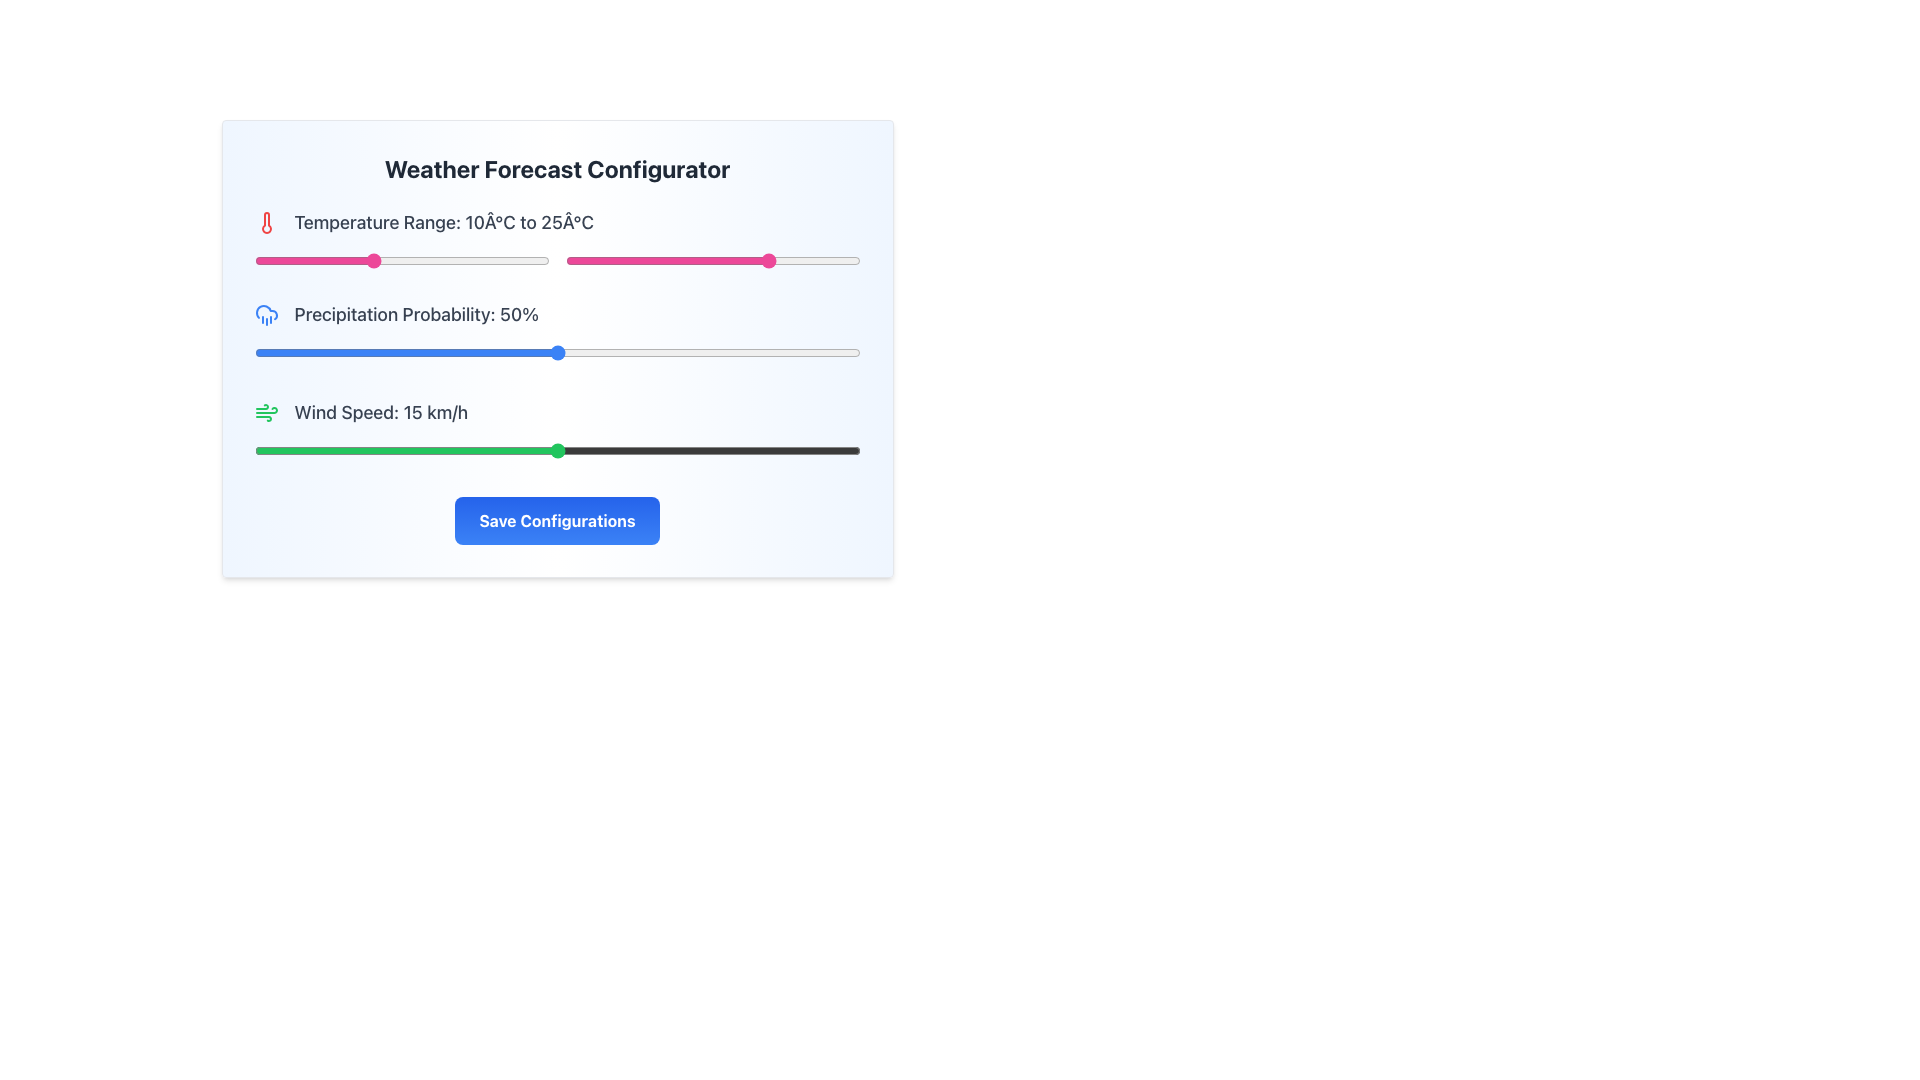  Describe the element at coordinates (355, 451) in the screenshot. I see `the wind speed` at that location.